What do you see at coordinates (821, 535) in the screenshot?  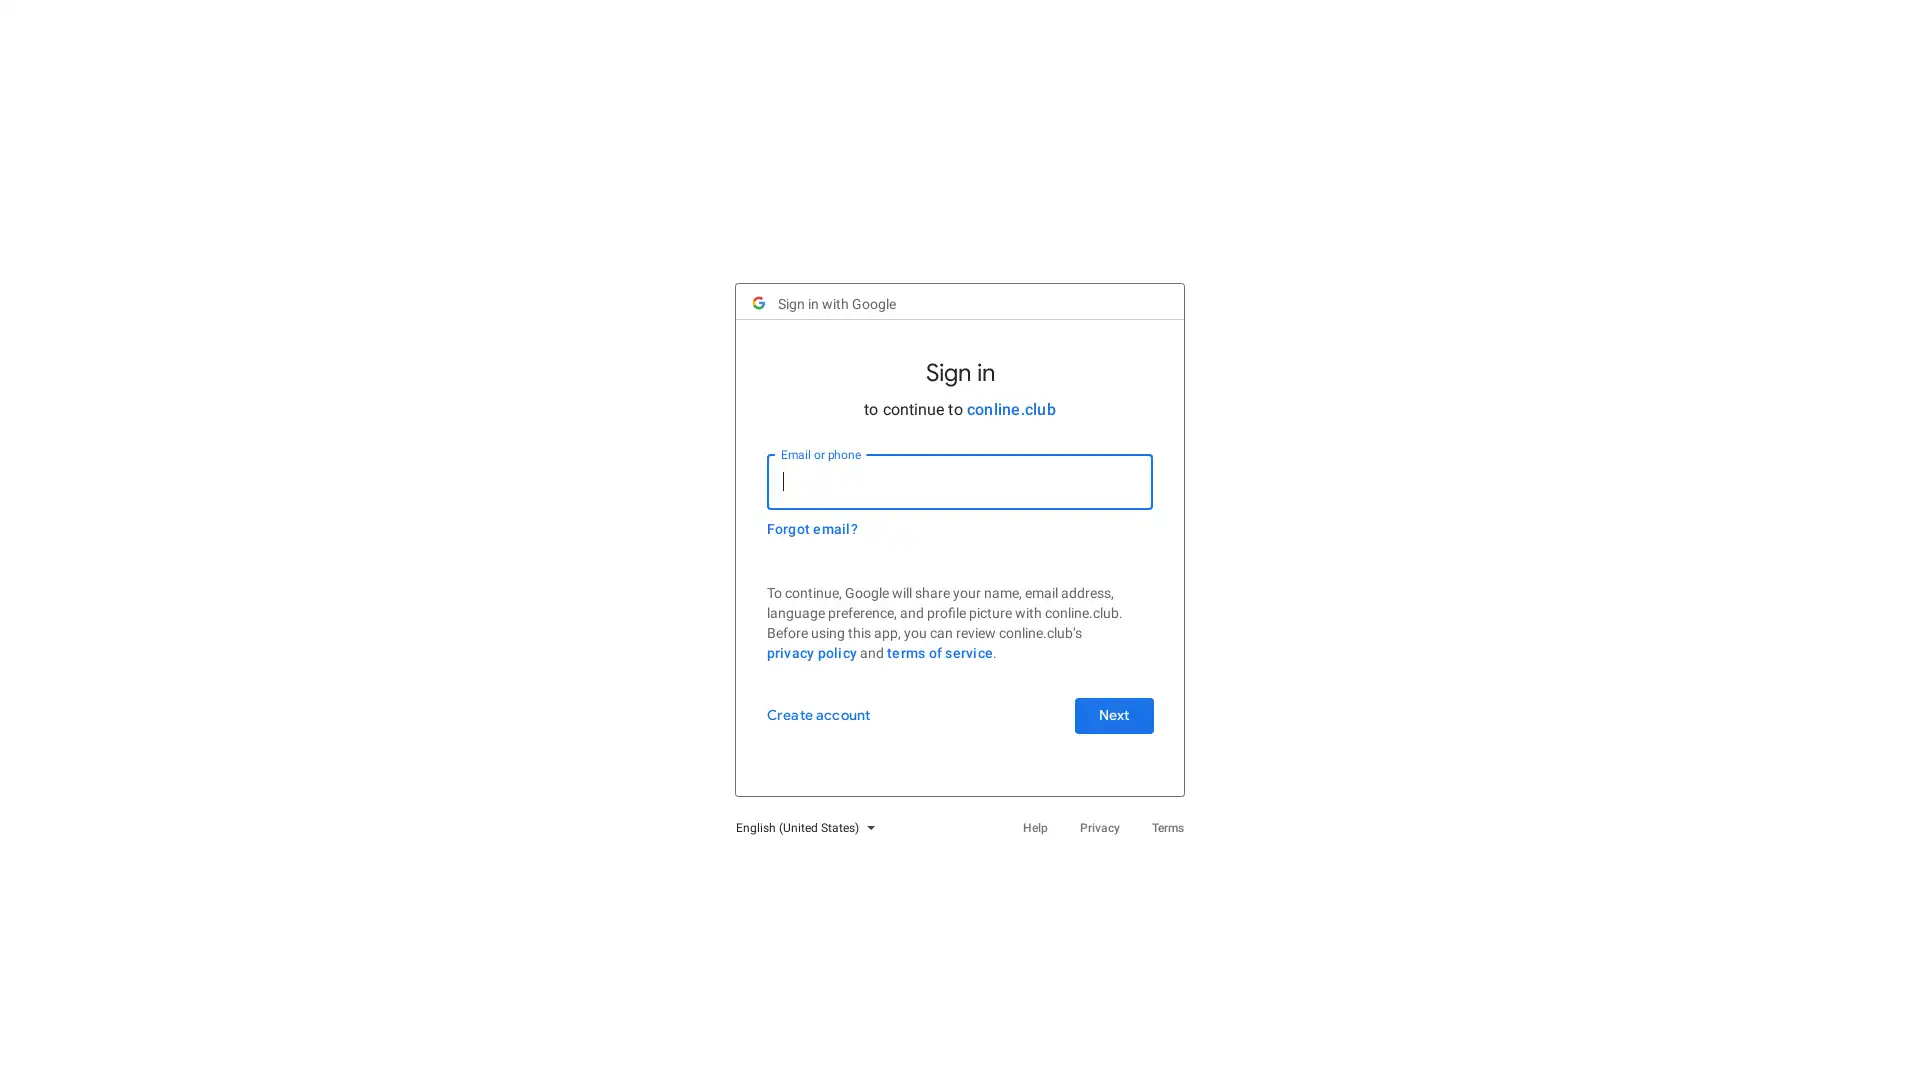 I see `Forgot email?` at bounding box center [821, 535].